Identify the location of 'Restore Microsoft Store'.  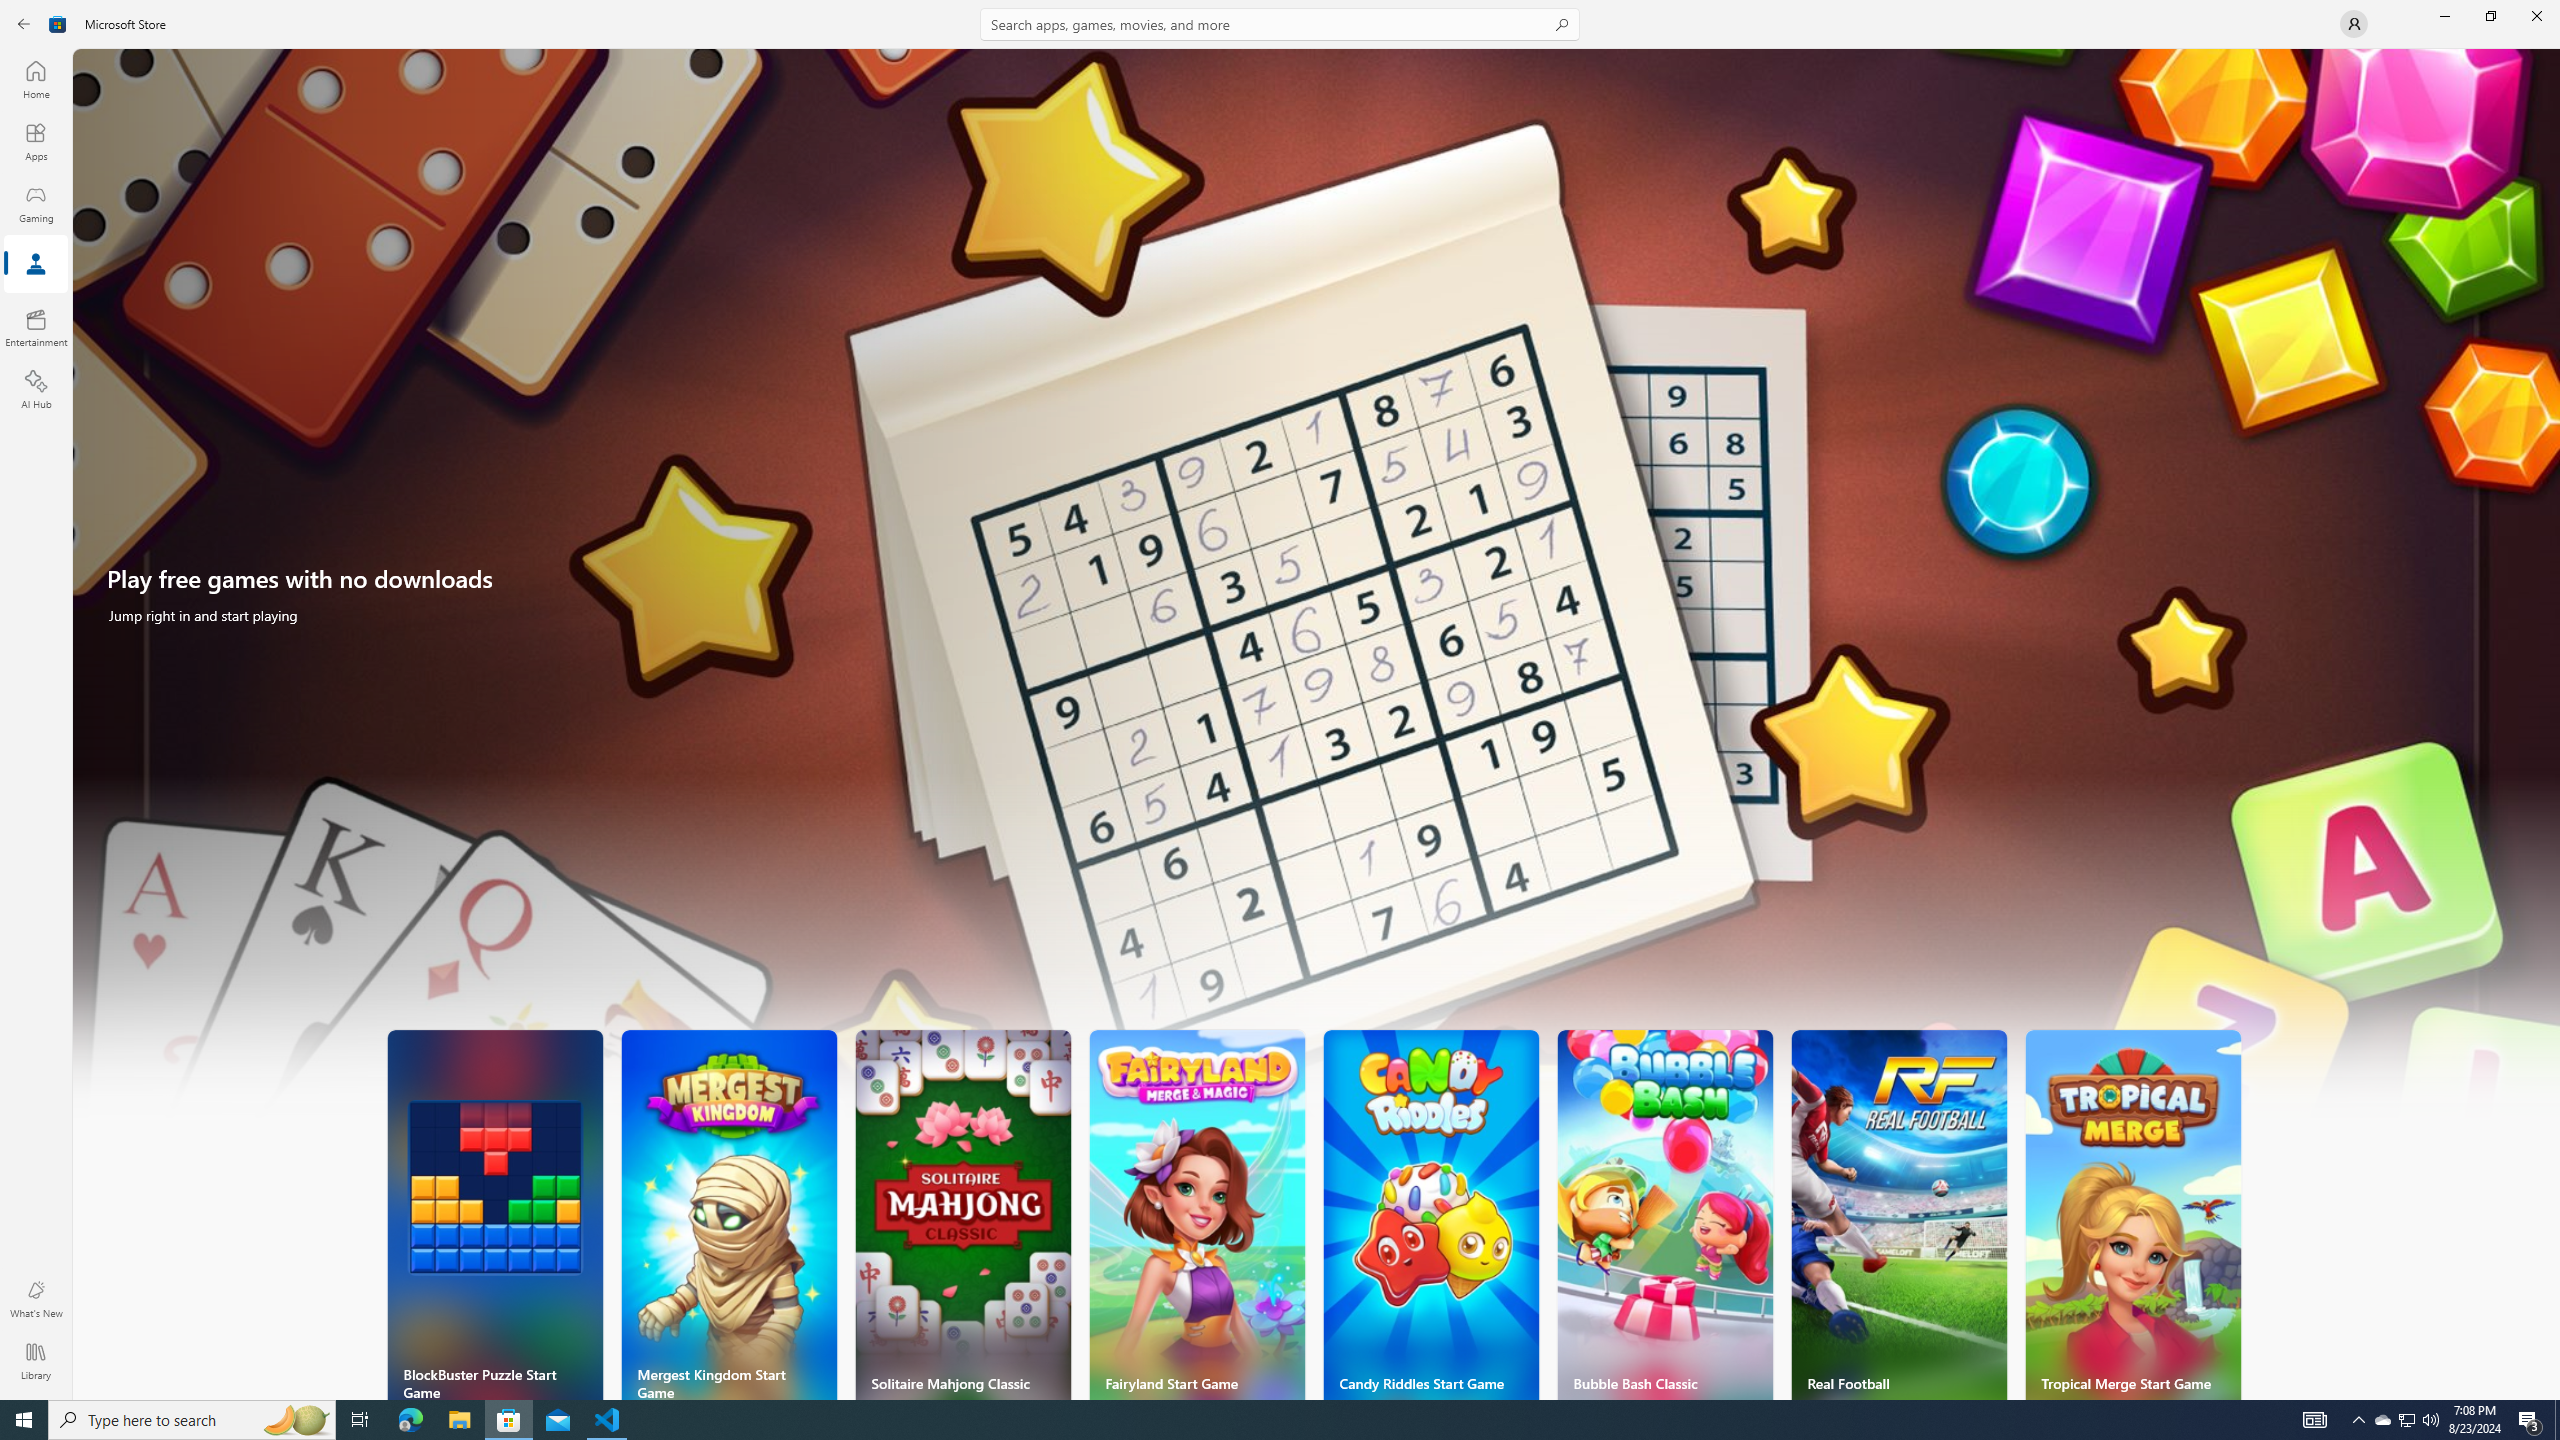
(2490, 15).